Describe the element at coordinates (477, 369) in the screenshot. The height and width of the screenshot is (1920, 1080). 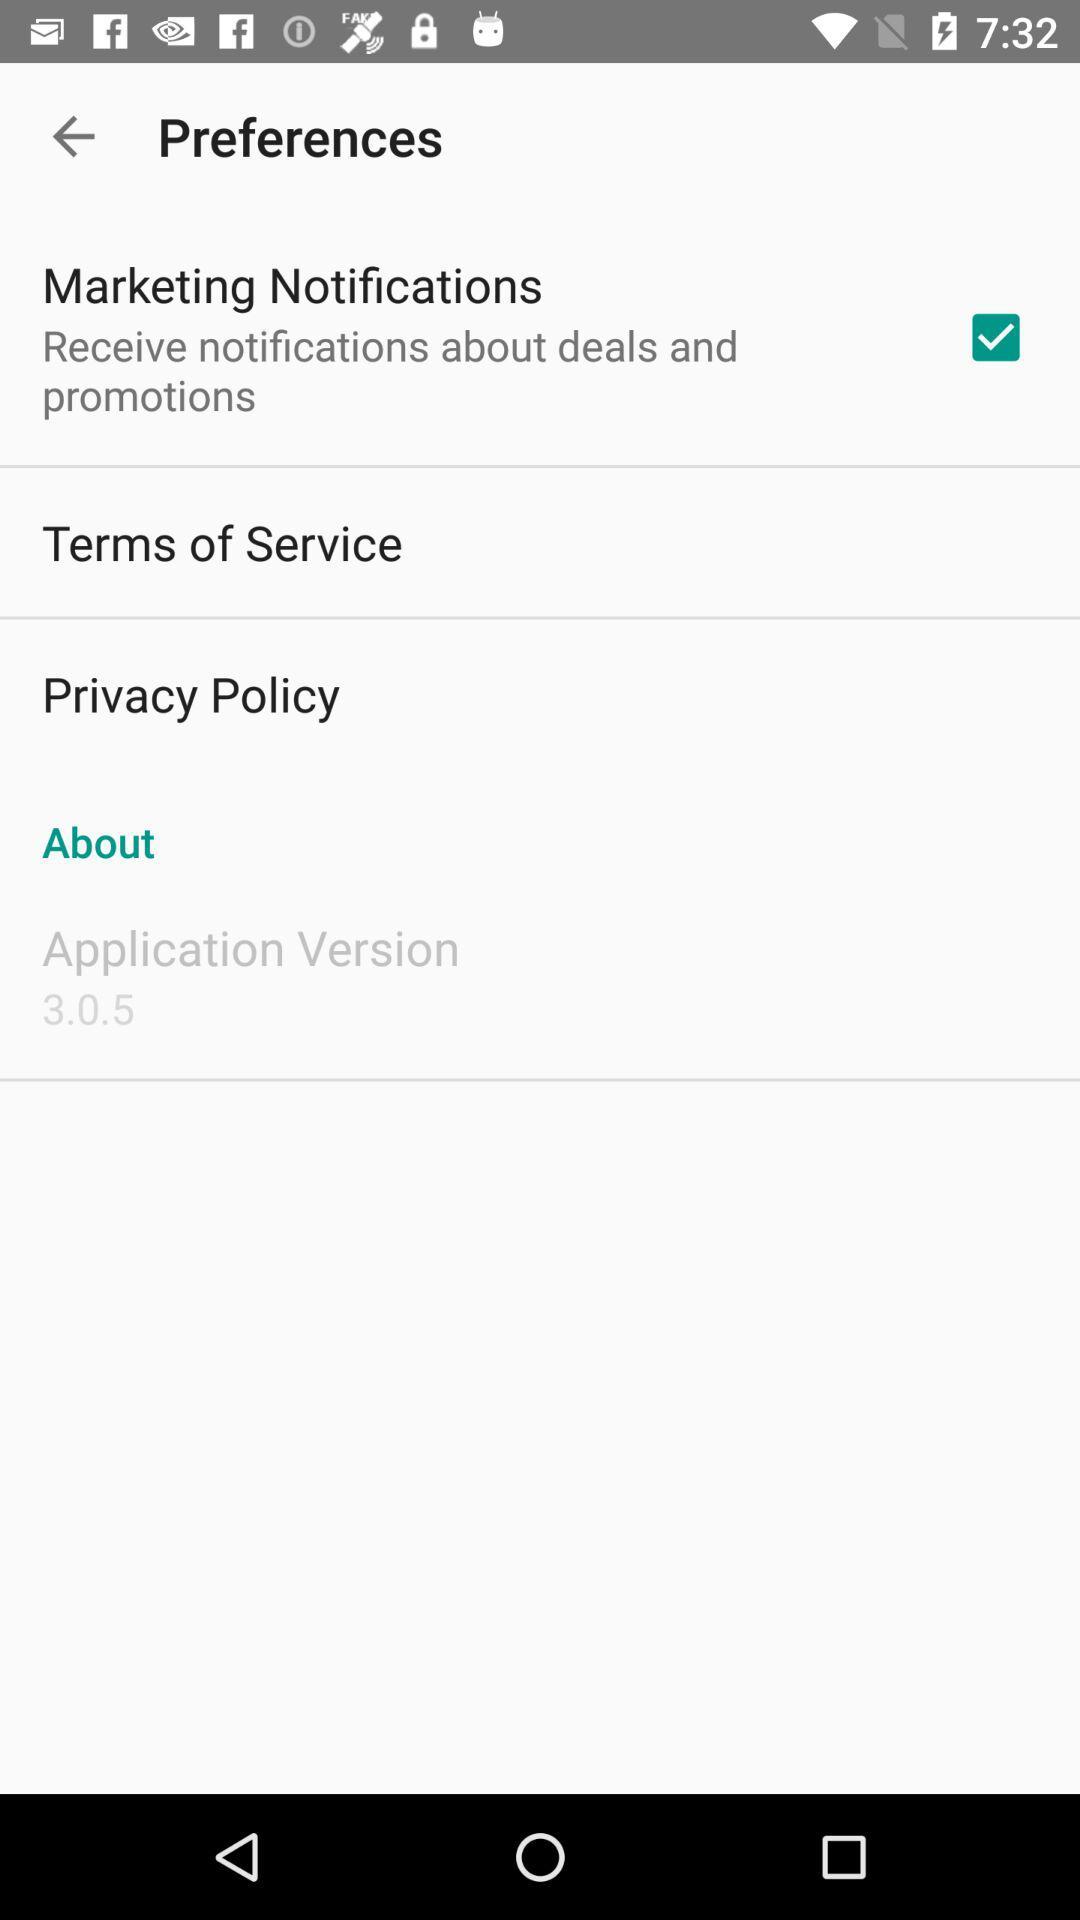
I see `icon above the terms of service` at that location.